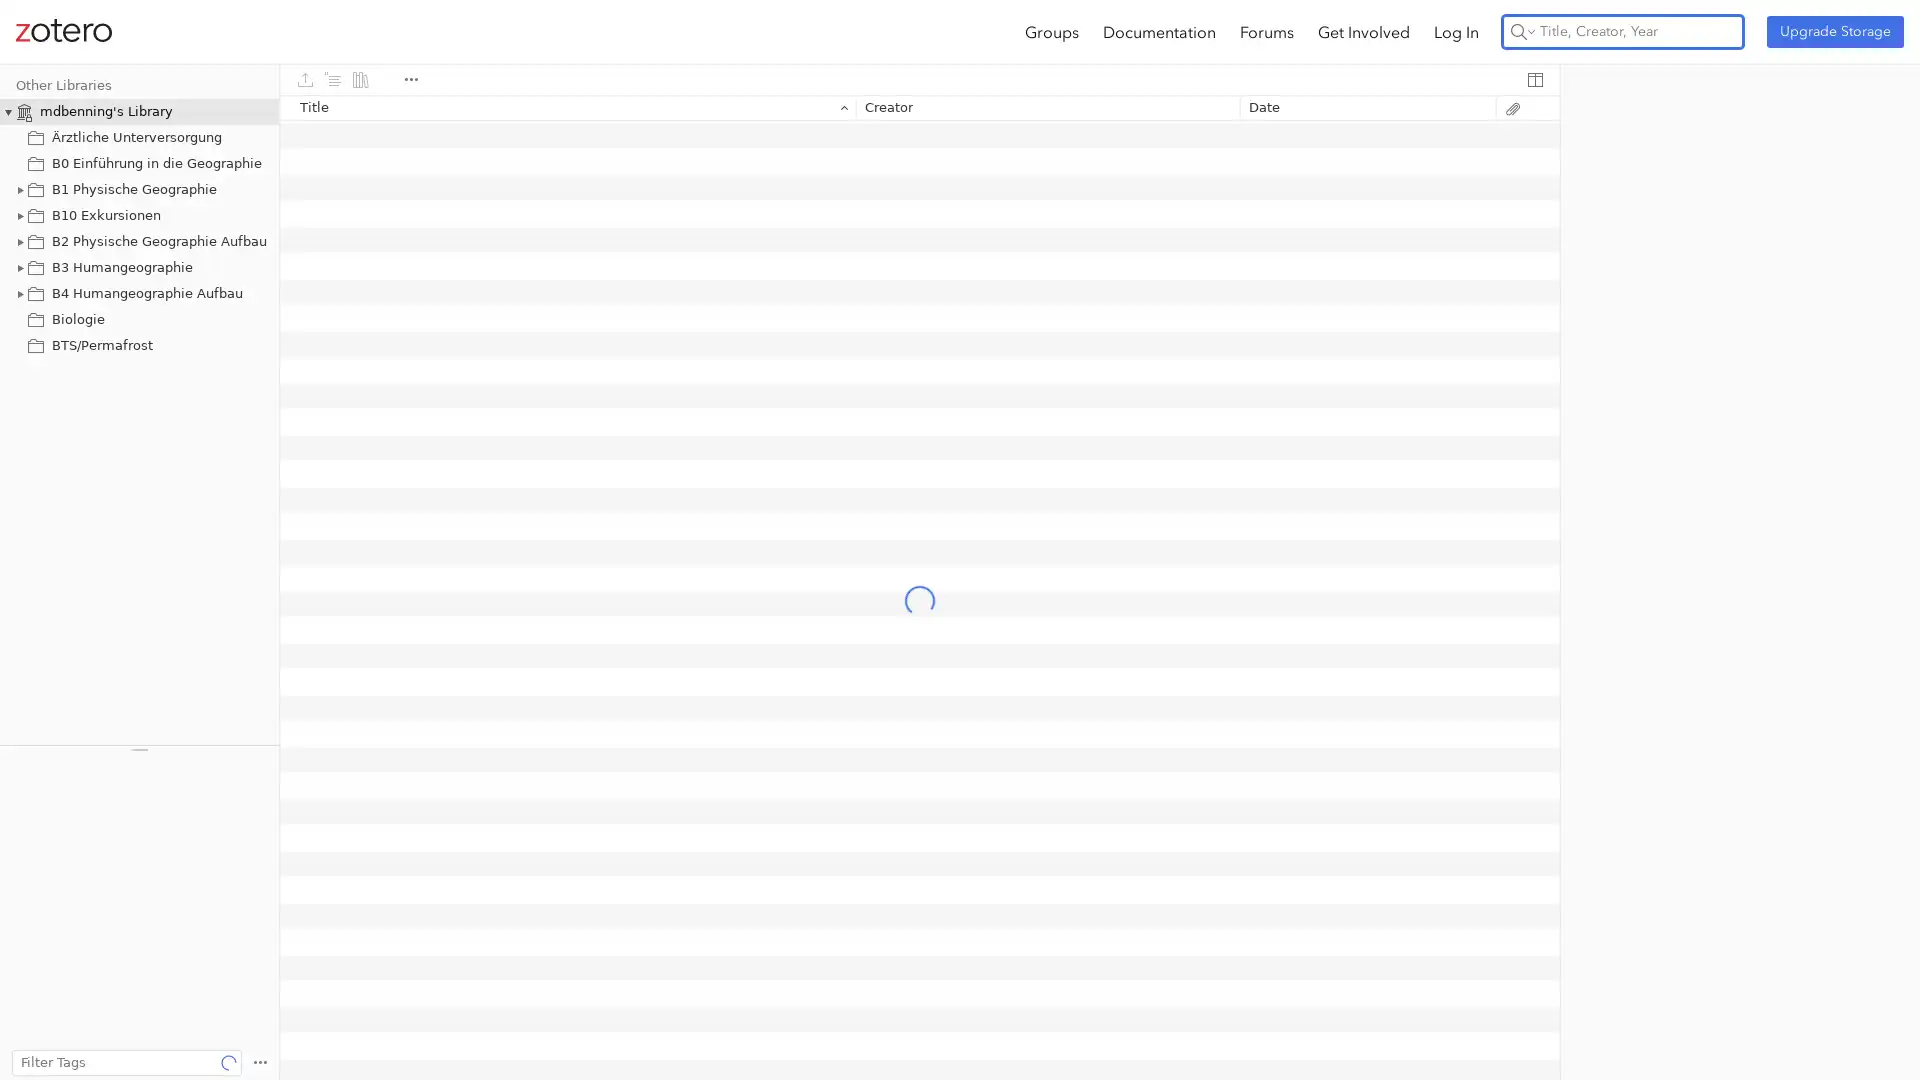 Image resolution: width=1920 pixels, height=1080 pixels. What do you see at coordinates (100, 951) in the screenshot?
I see `Federal Republic of Germany` at bounding box center [100, 951].